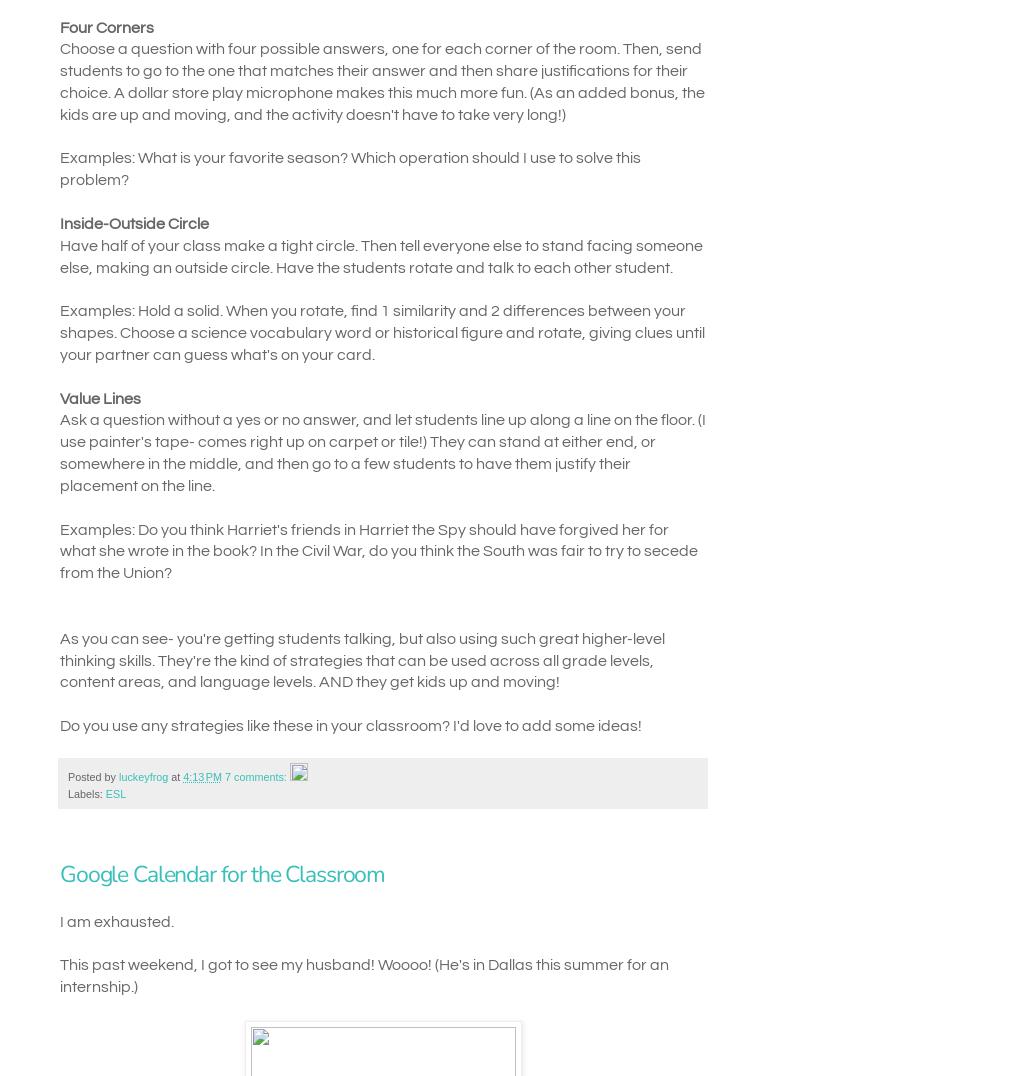 This screenshot has height=1076, width=1028. What do you see at coordinates (99, 397) in the screenshot?
I see `'Value Lines'` at bounding box center [99, 397].